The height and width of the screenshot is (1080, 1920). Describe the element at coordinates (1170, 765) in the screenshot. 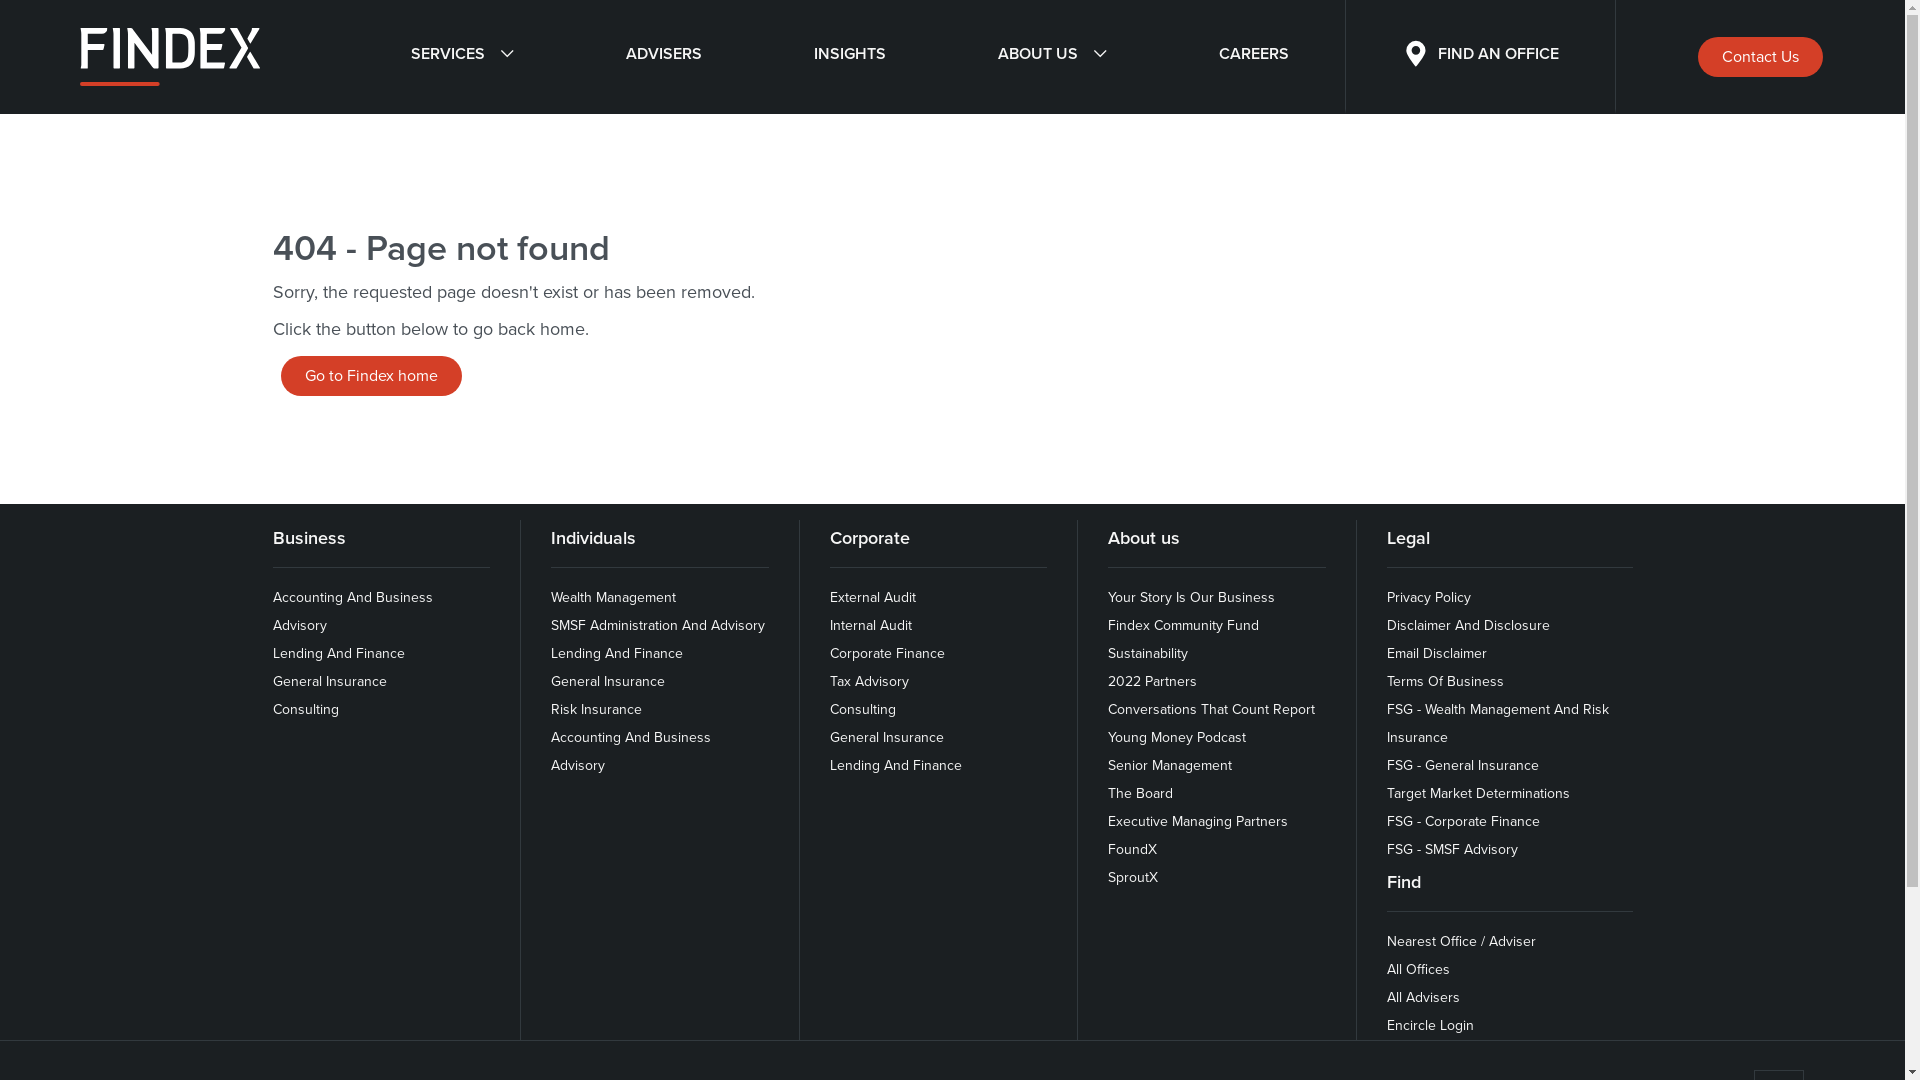

I see `'Senior Management'` at that location.